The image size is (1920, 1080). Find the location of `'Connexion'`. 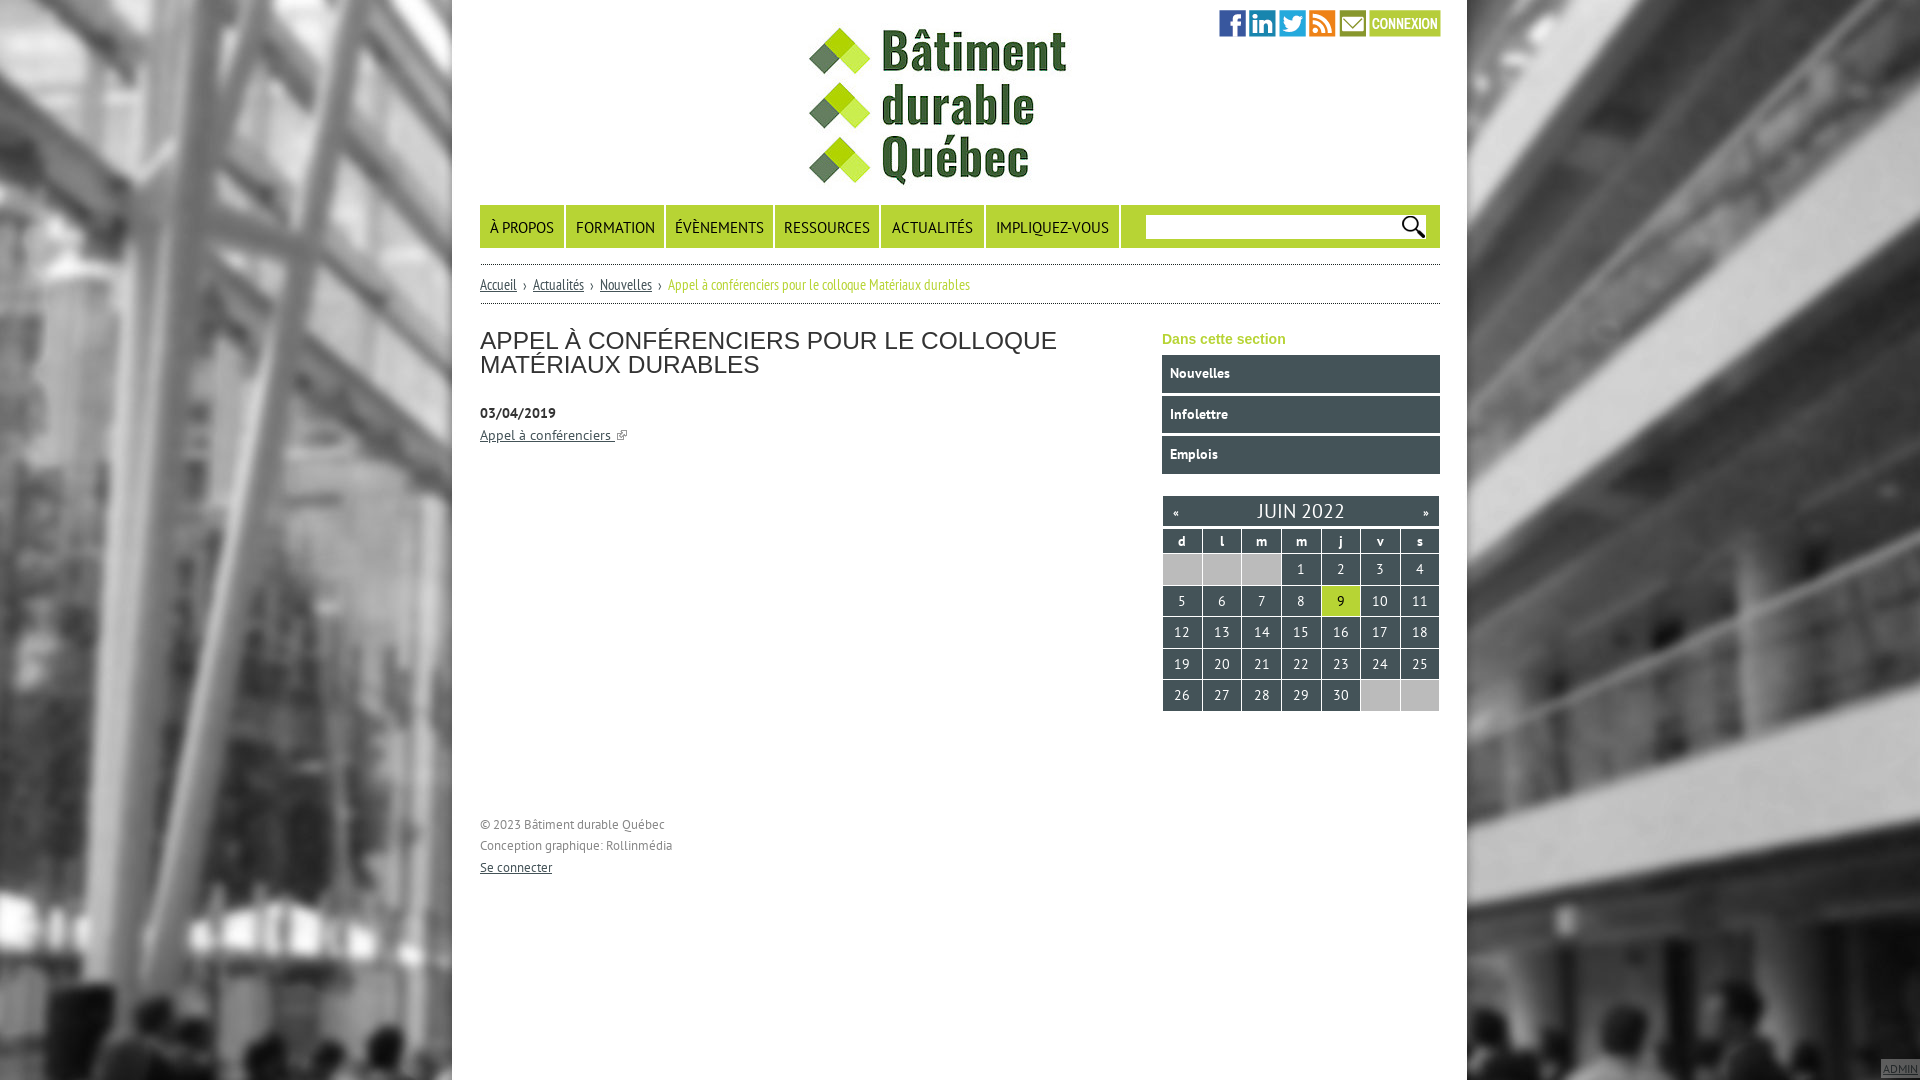

'Connexion' is located at coordinates (1367, 23).